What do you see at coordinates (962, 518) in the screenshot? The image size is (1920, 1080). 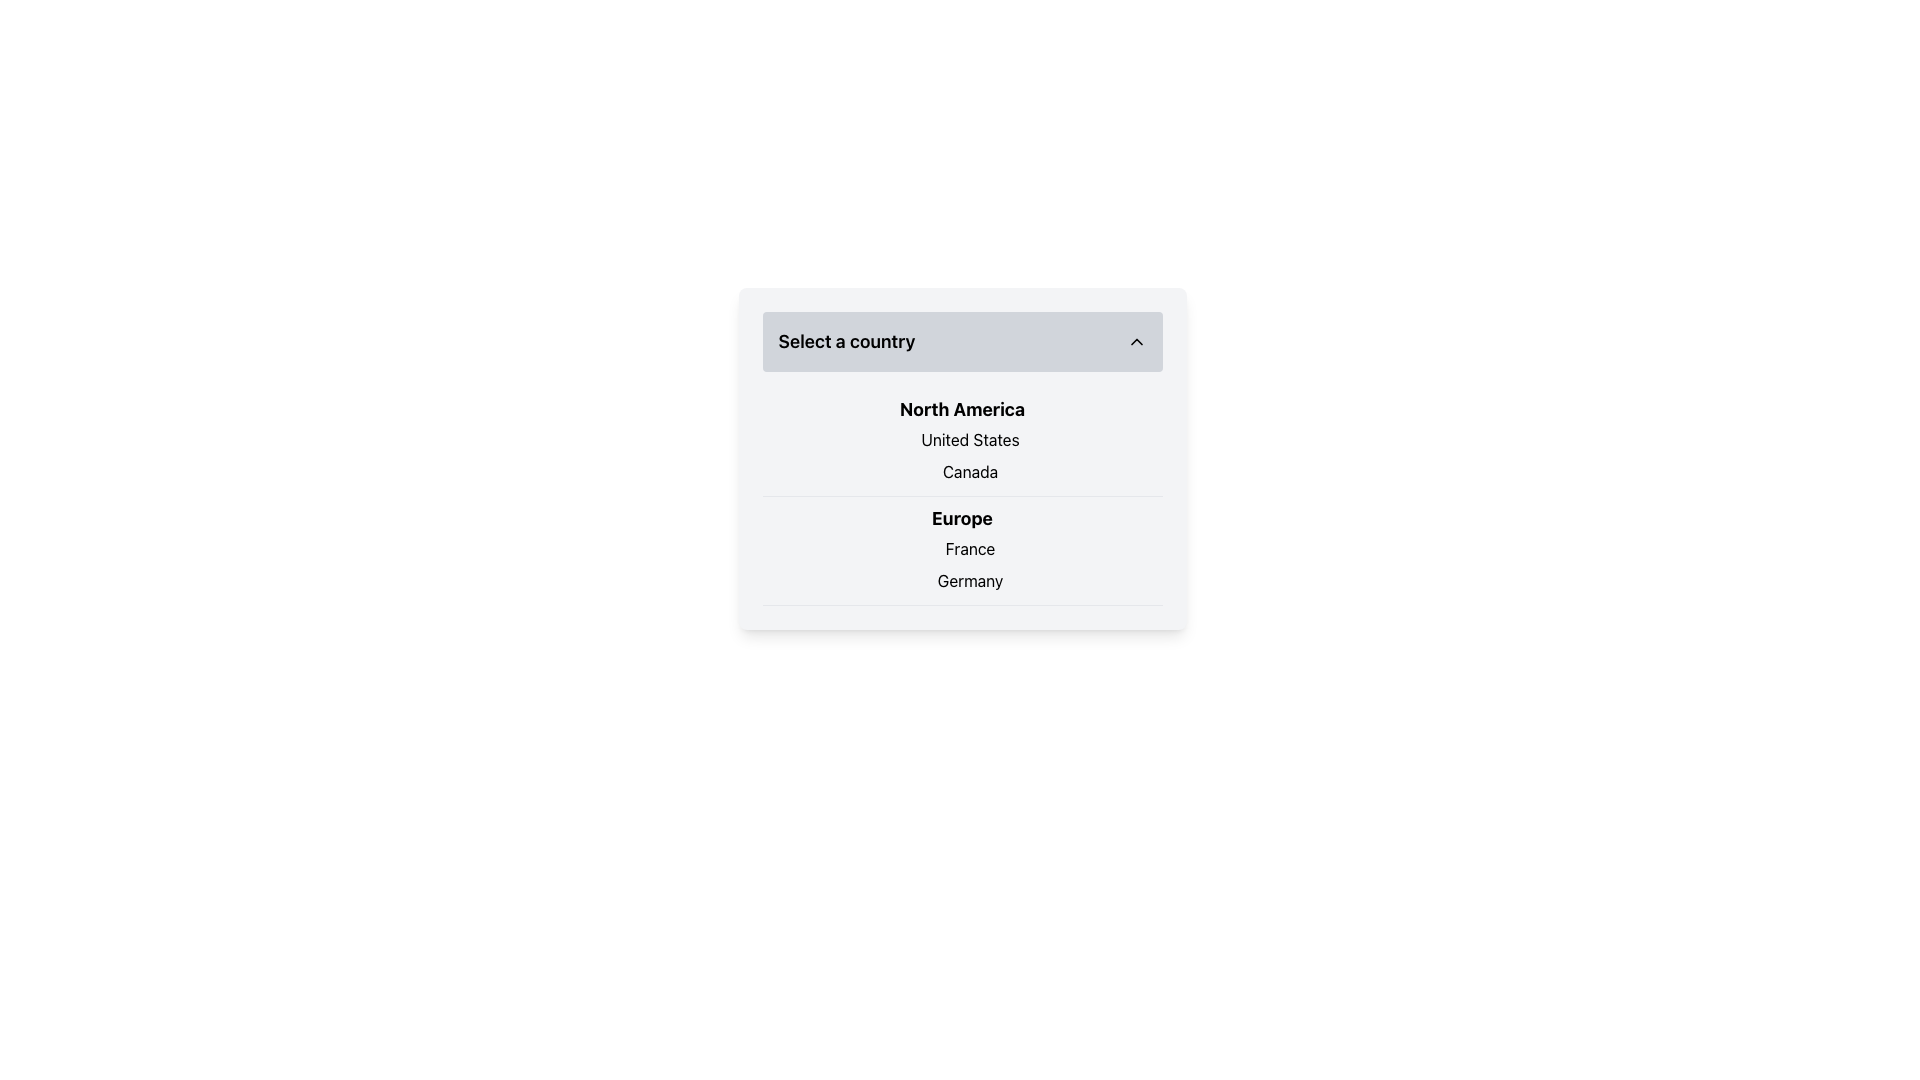 I see `the header text categorizing the items that follow it, which are specific countries within the 'Europe' region, located centrally above the 'France' and 'Germany' elements` at bounding box center [962, 518].